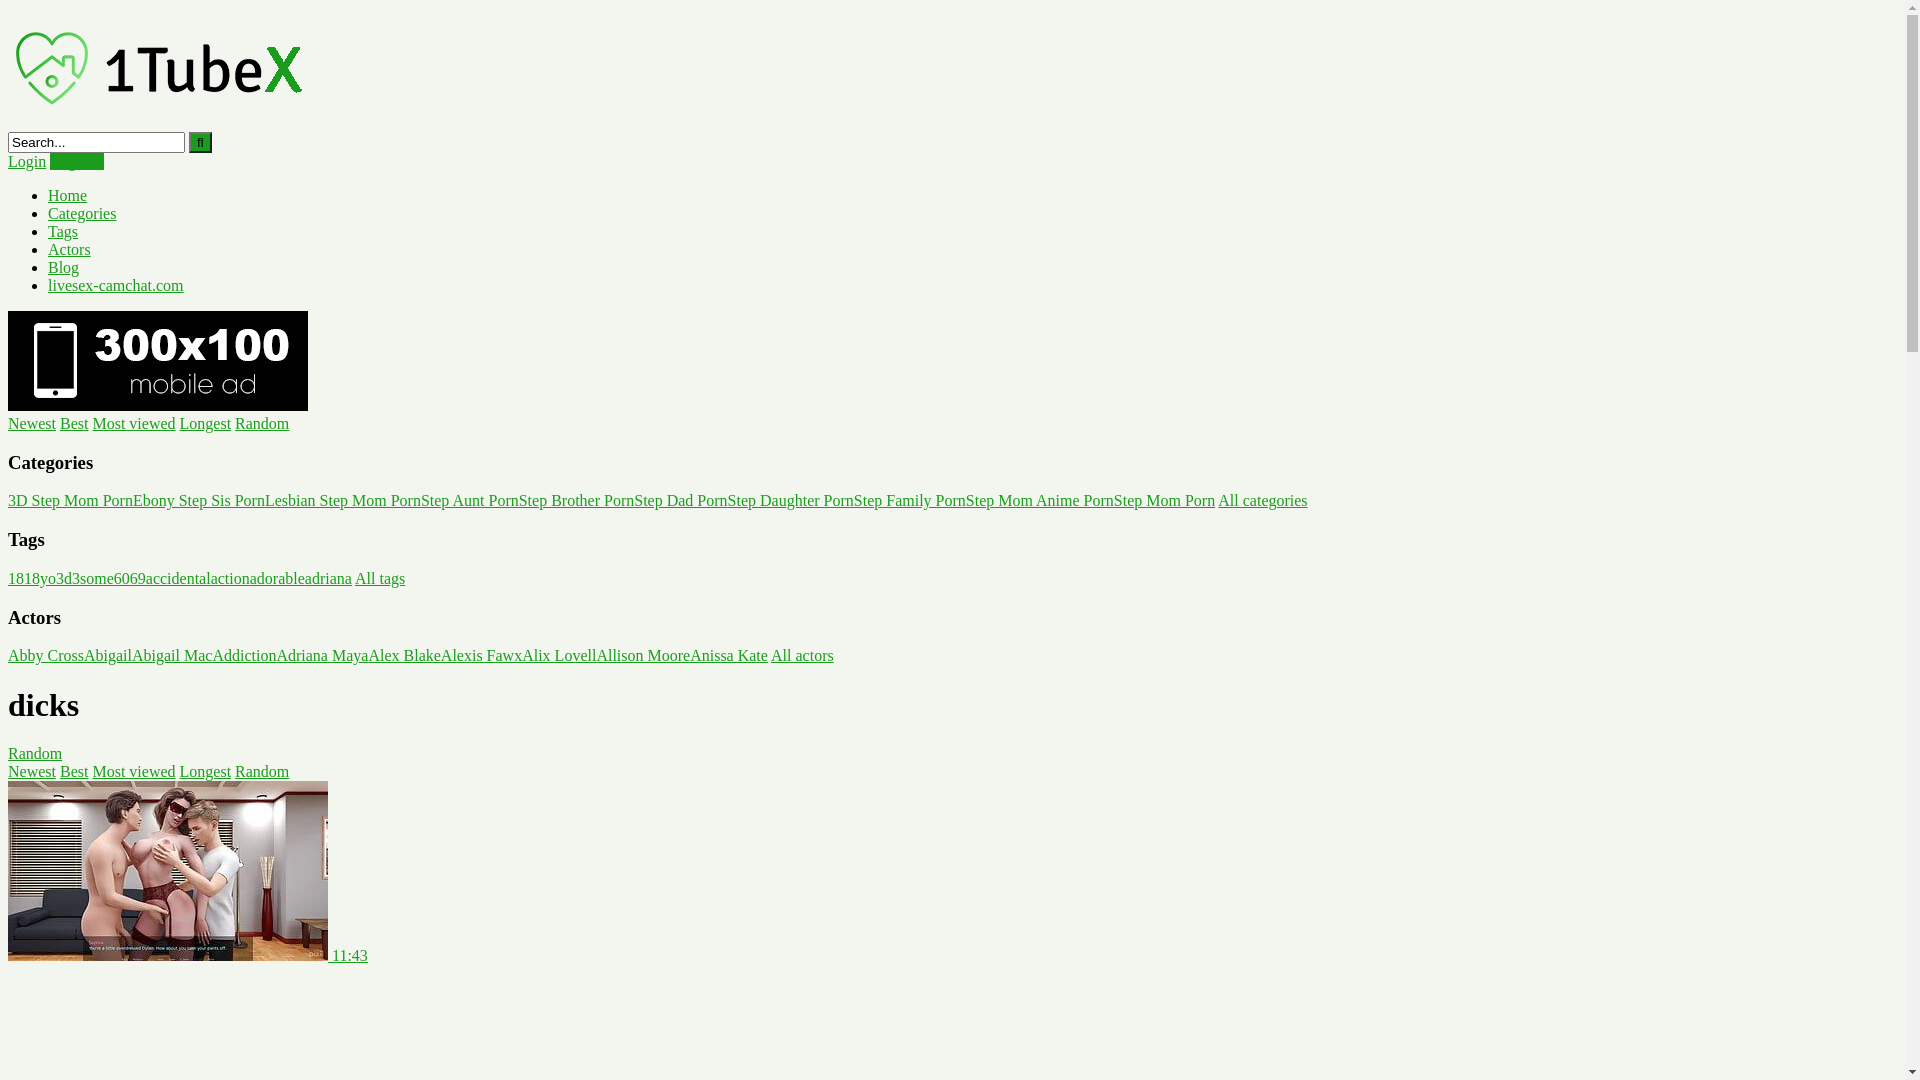  I want to click on 'Step Mom Porn', so click(1164, 499).